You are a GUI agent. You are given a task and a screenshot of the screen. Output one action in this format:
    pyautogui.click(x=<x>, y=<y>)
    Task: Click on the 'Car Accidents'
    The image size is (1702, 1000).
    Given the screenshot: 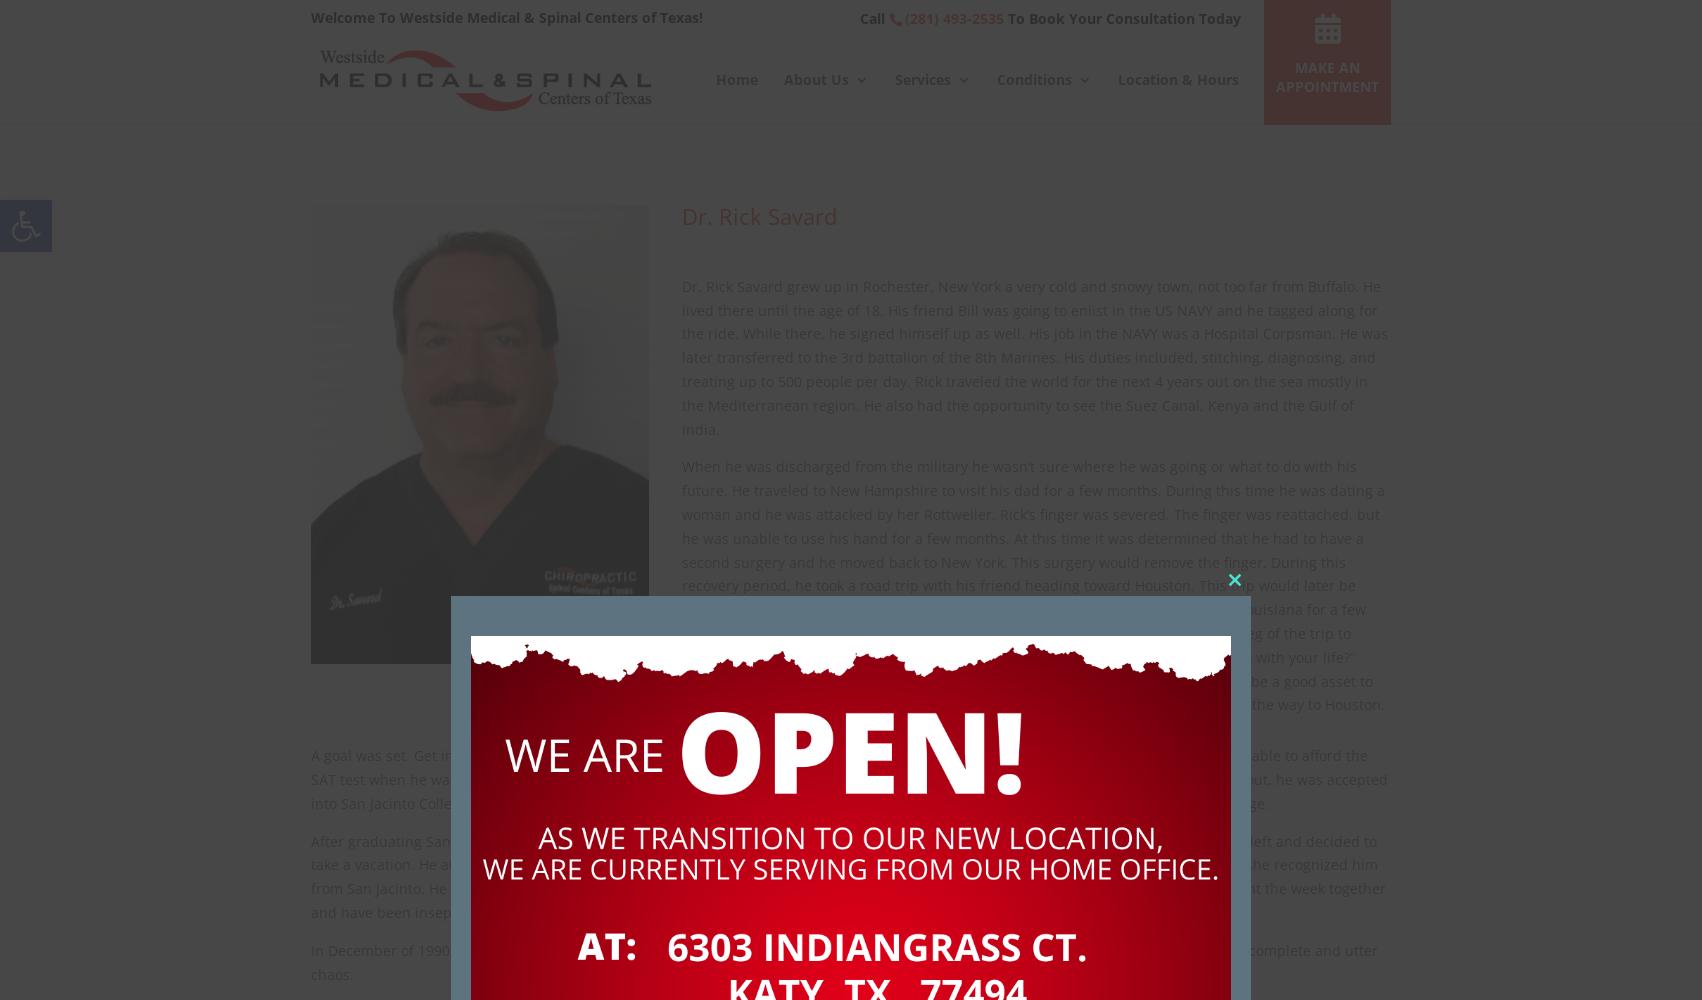 What is the action you would take?
    pyautogui.click(x=397, y=170)
    